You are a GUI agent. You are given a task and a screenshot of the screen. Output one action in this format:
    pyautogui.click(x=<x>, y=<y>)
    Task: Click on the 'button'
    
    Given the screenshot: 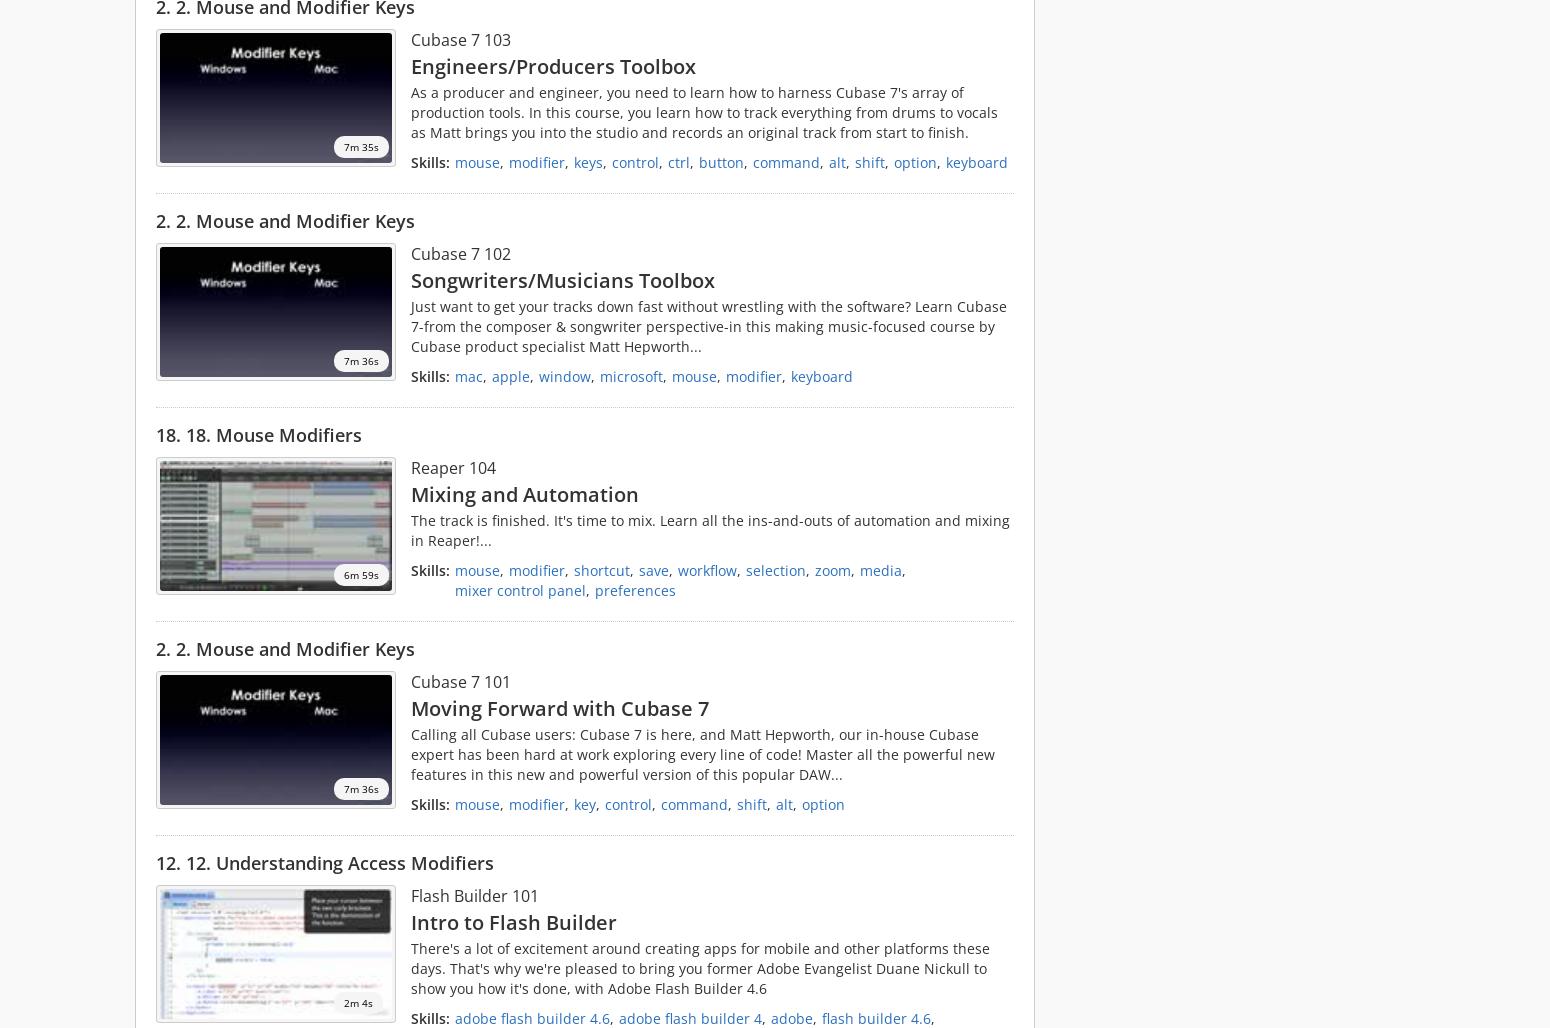 What is the action you would take?
    pyautogui.click(x=721, y=161)
    